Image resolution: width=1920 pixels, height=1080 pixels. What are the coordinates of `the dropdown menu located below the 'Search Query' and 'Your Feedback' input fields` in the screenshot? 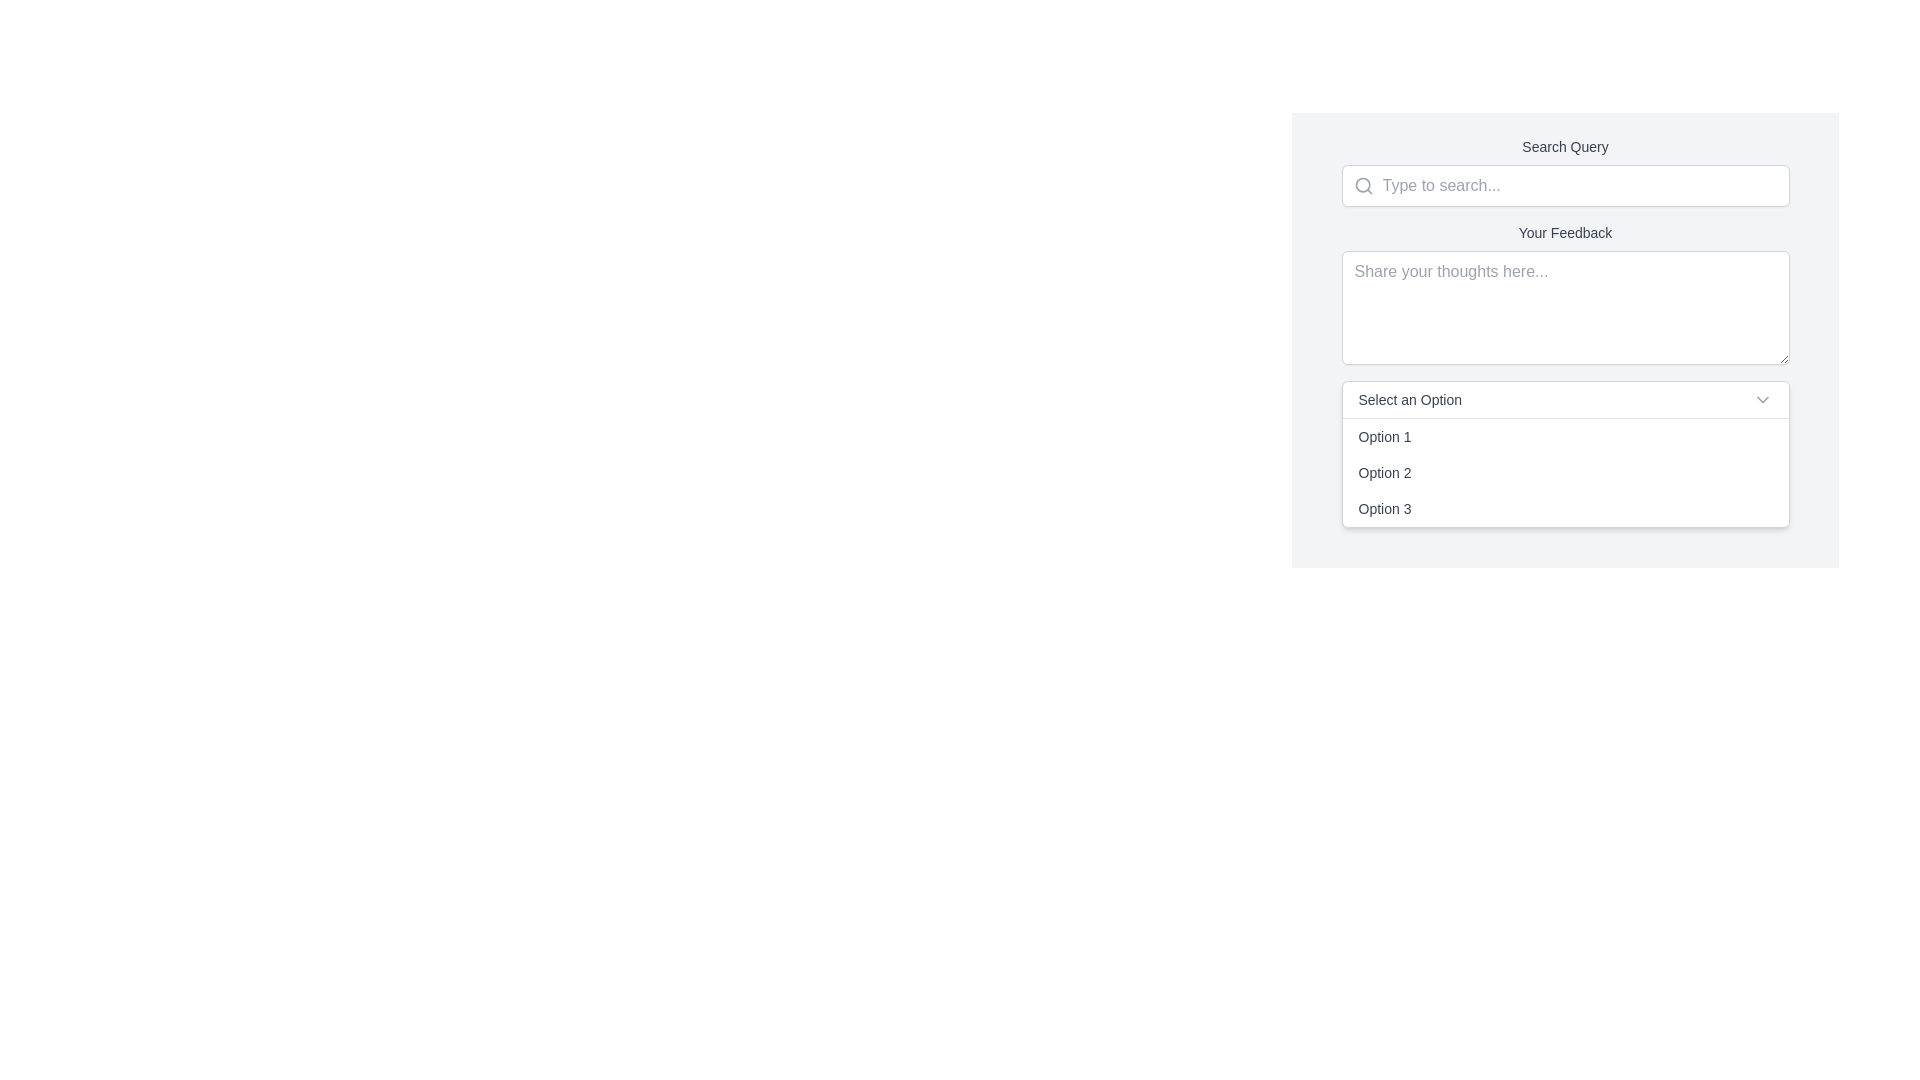 It's located at (1564, 454).